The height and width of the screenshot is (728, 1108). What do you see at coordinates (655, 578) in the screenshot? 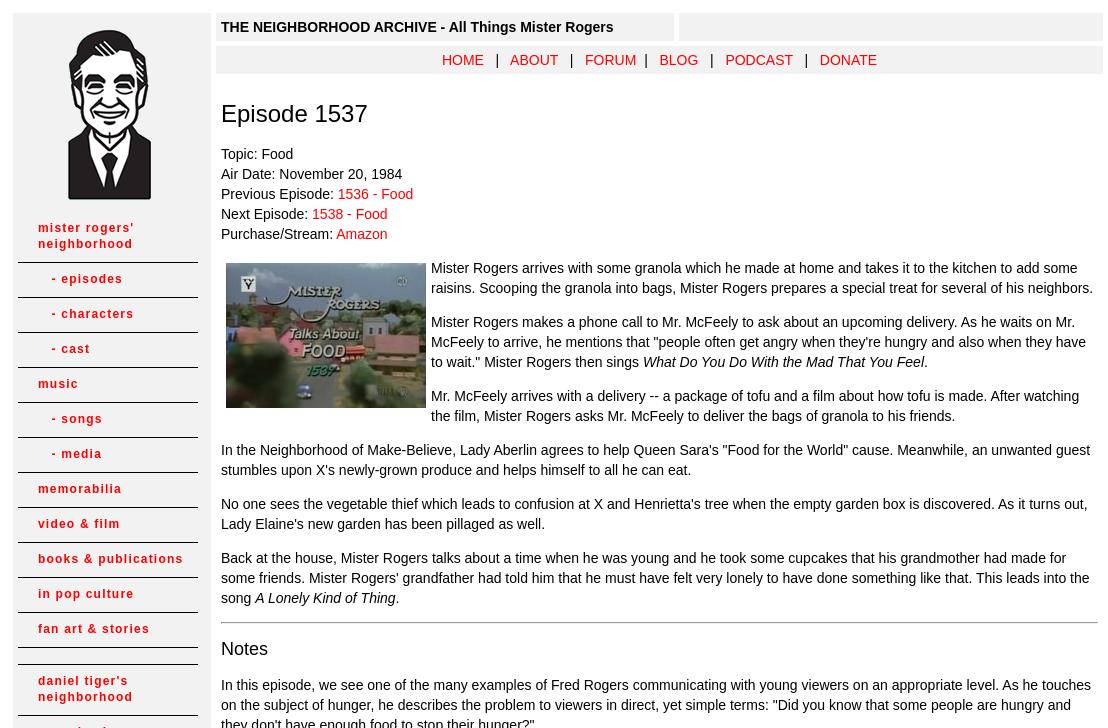
I see `'Back at the house, Mister Rogers talks about a time when he was young and he took some cupcakes that his grandmother had made for some friends. Mister Rogers' grandfather had told him that he must have felt very lonely to have done something like that. This leads into the song'` at bounding box center [655, 578].